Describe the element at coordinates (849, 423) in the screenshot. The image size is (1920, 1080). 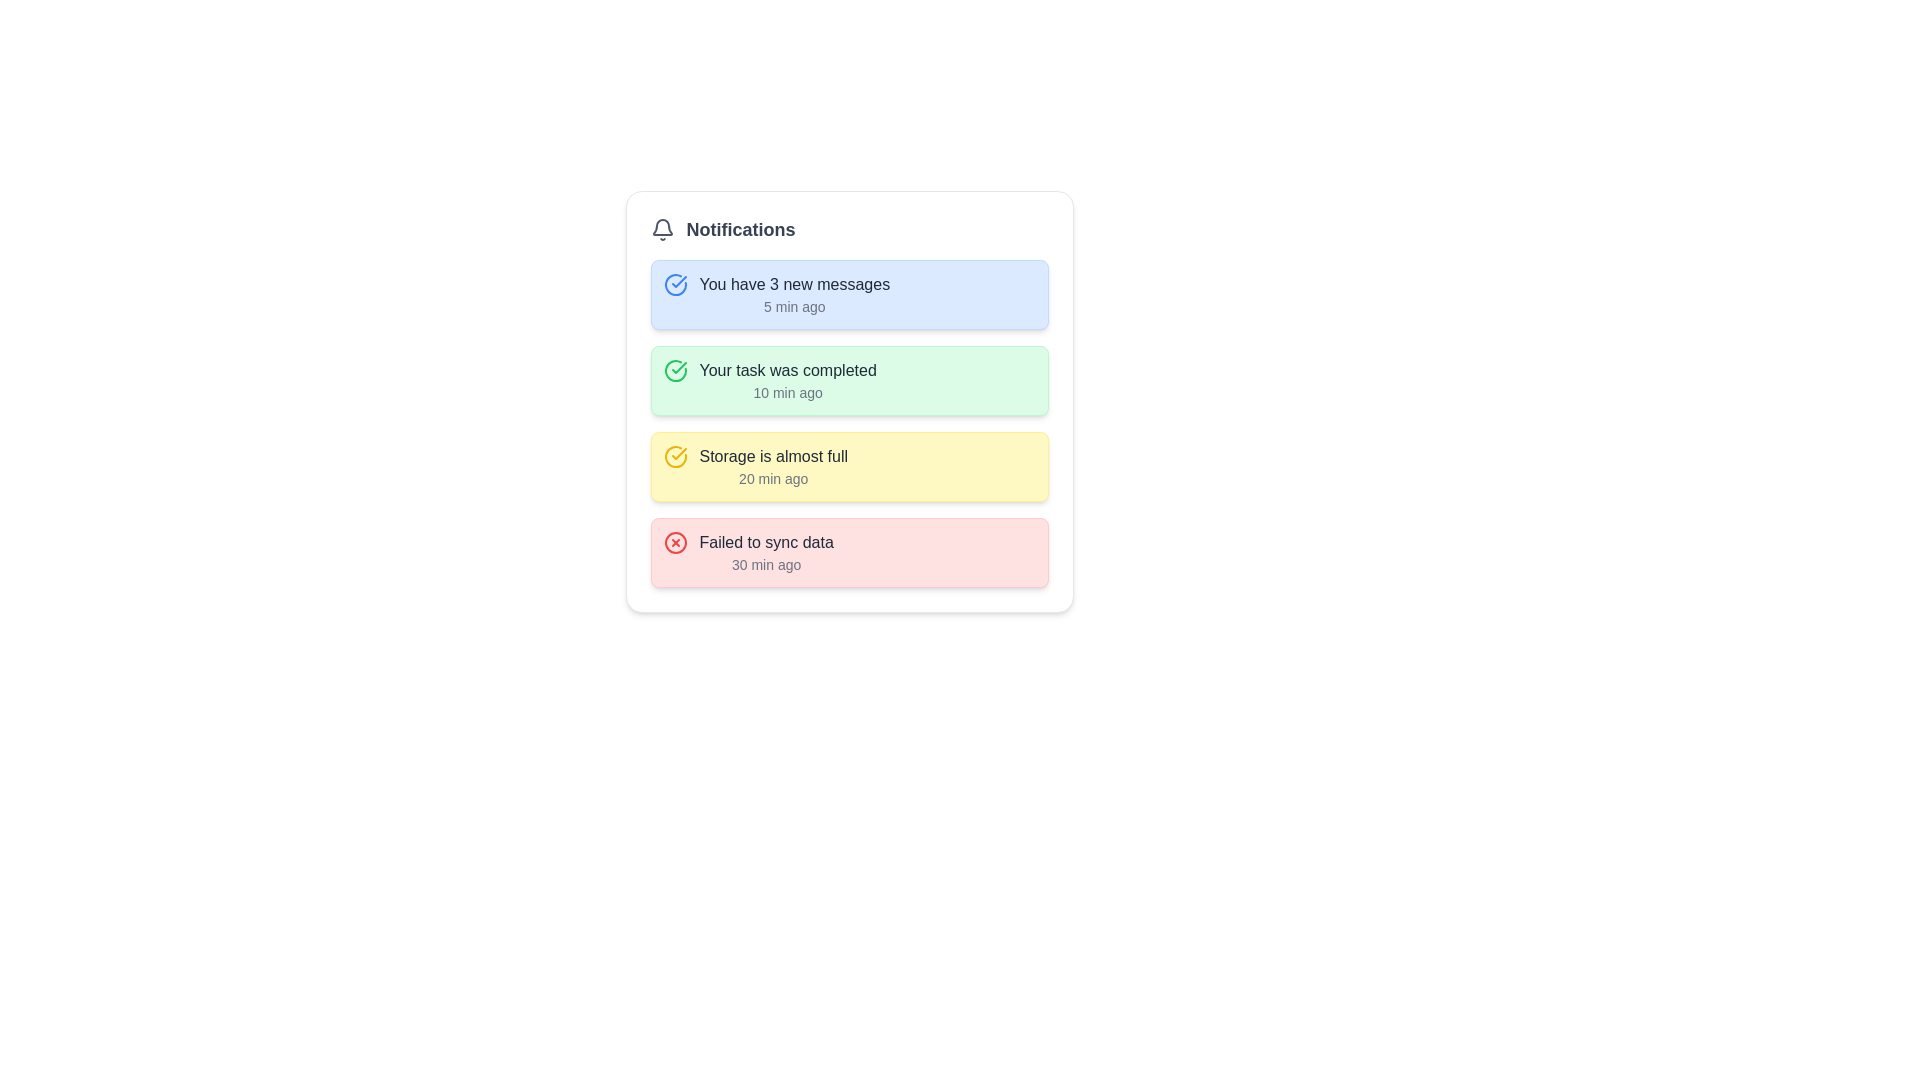
I see `the third notification item, which is part of a notification panel with a white background` at that location.